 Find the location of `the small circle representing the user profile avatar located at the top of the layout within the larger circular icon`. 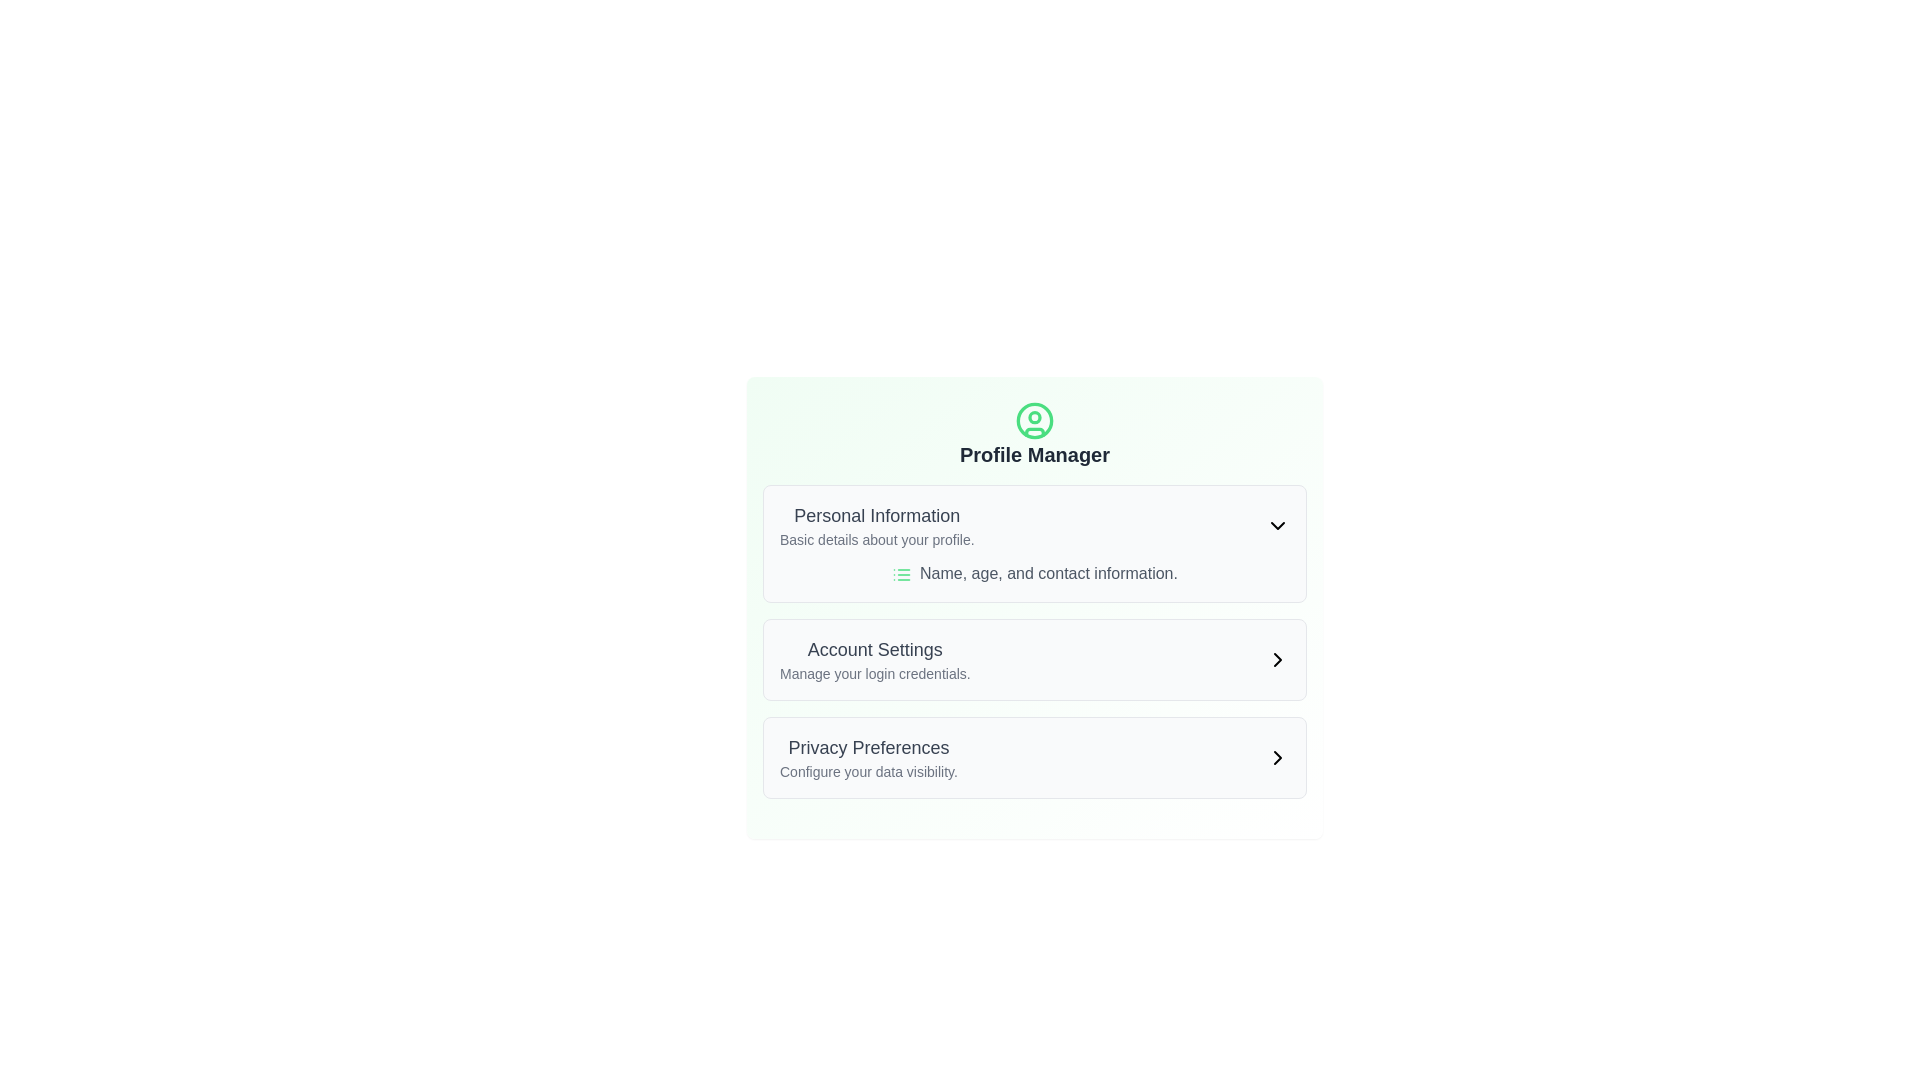

the small circle representing the user profile avatar located at the top of the layout within the larger circular icon is located at coordinates (1035, 415).